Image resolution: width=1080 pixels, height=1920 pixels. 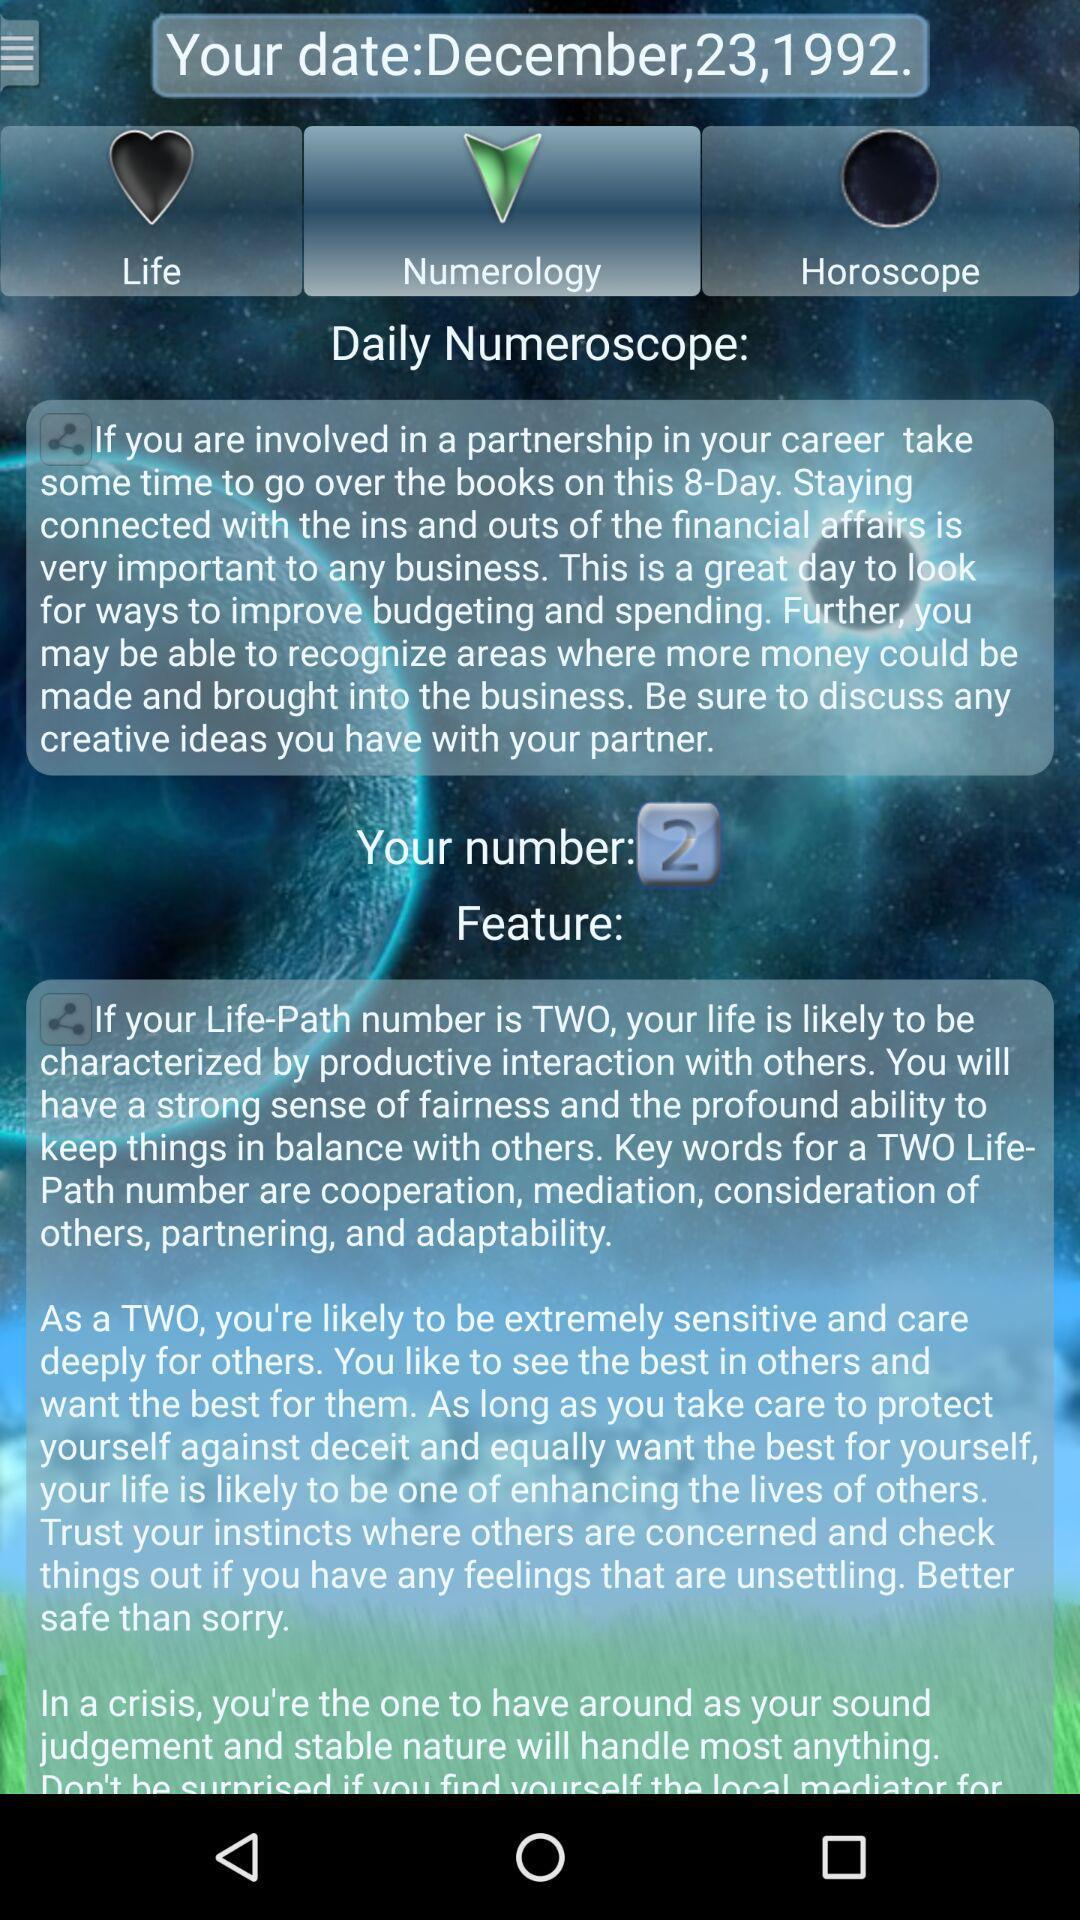 I want to click on the share icon, so click(x=64, y=469).